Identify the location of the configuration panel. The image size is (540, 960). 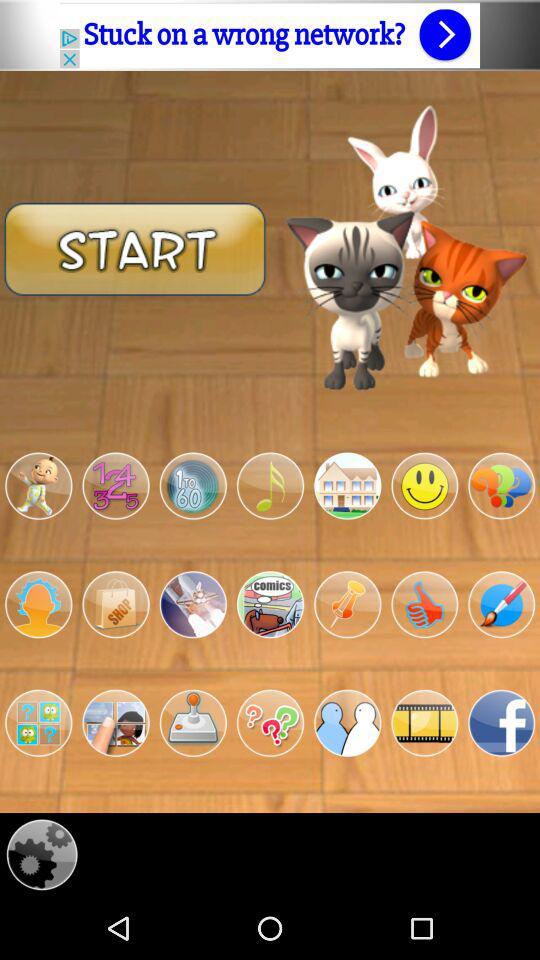
(42, 853).